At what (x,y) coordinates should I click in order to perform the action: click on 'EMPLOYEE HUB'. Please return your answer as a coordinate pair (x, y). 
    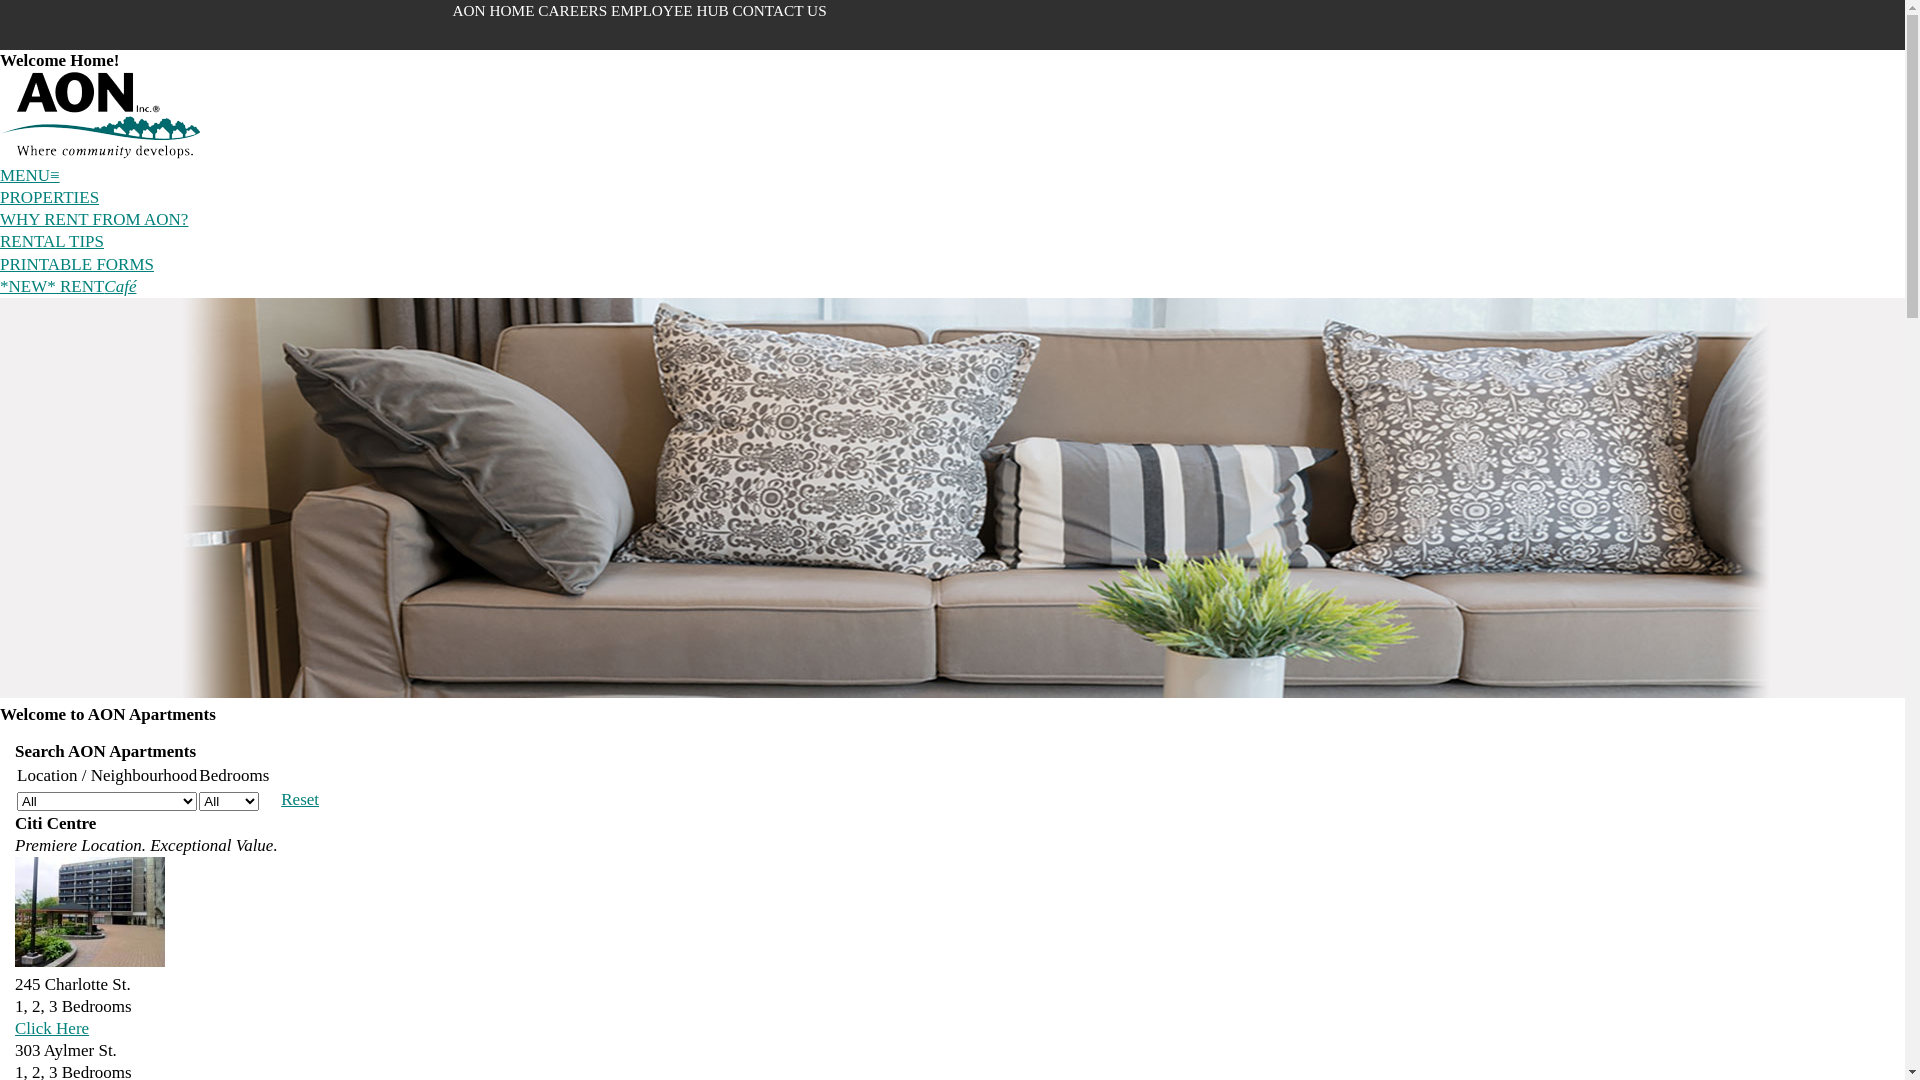
    Looking at the image, I should click on (672, 10).